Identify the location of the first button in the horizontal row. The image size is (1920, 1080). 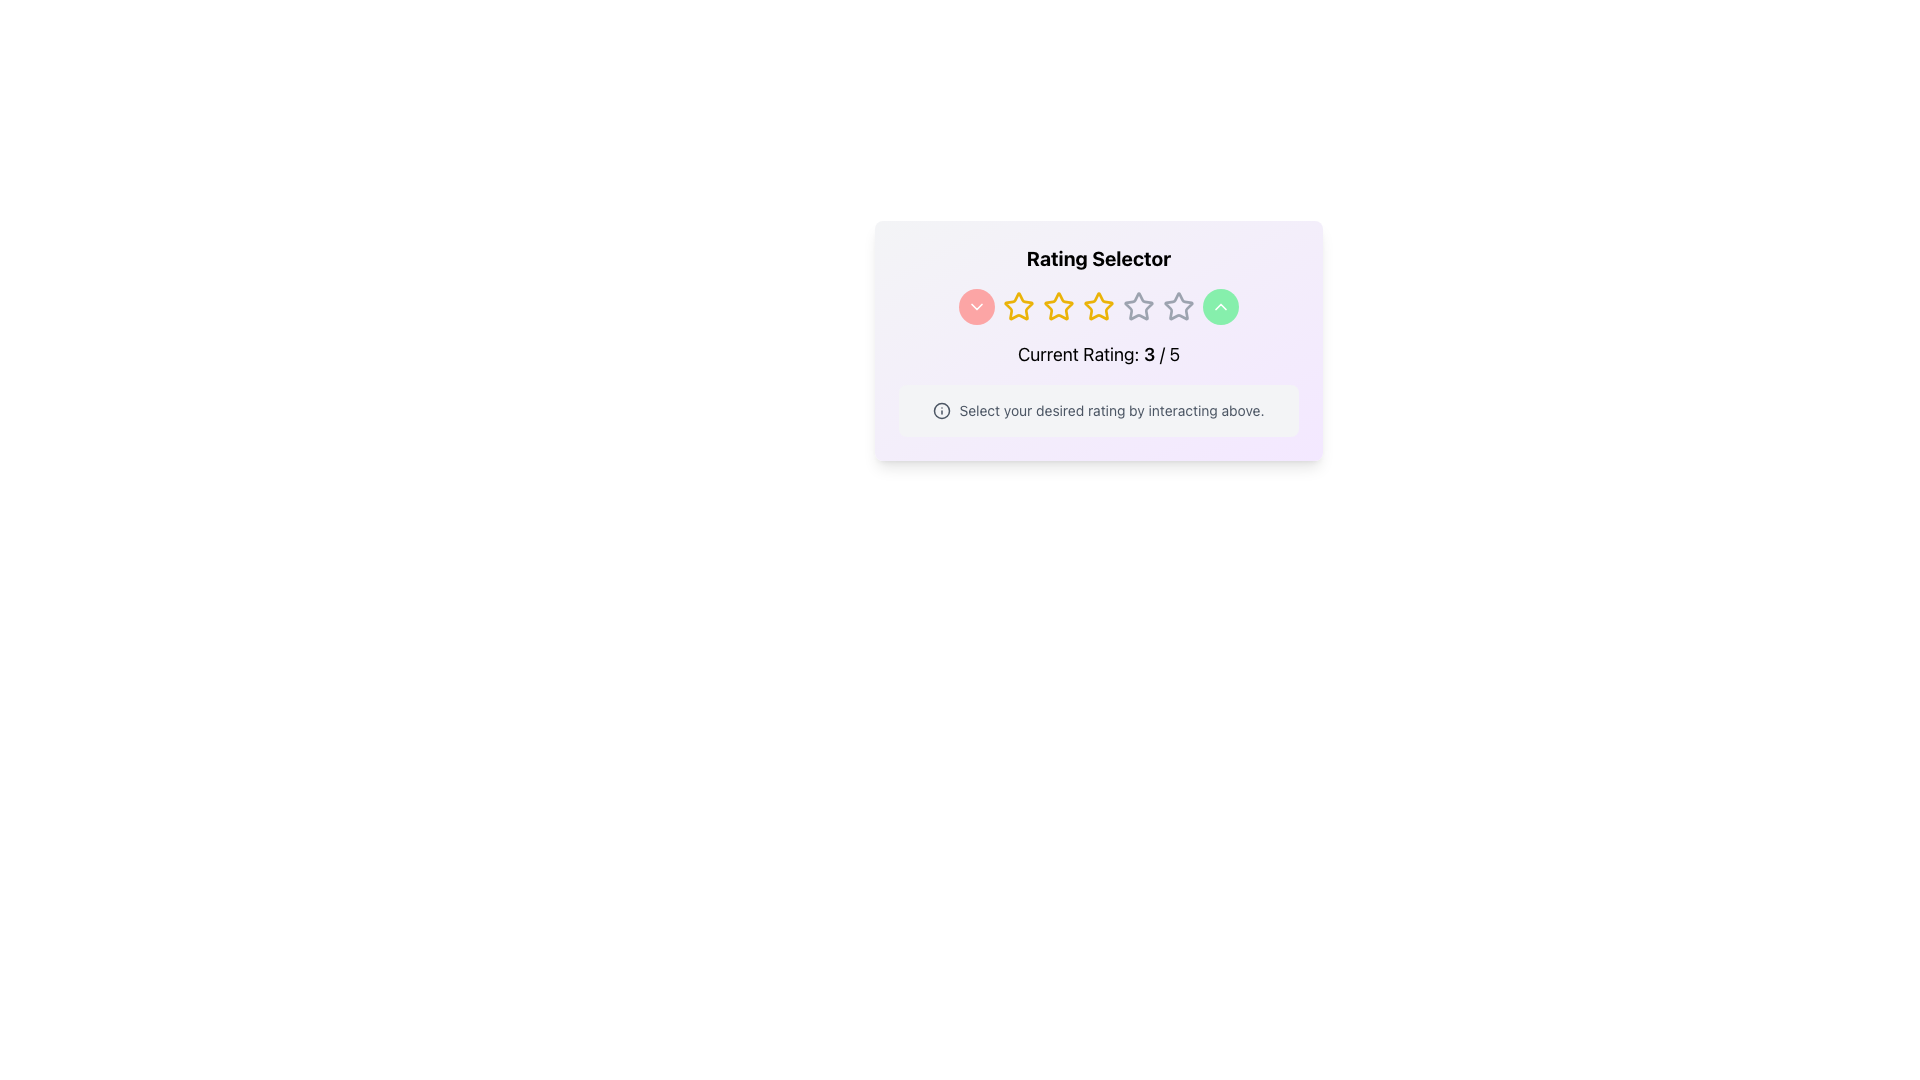
(977, 307).